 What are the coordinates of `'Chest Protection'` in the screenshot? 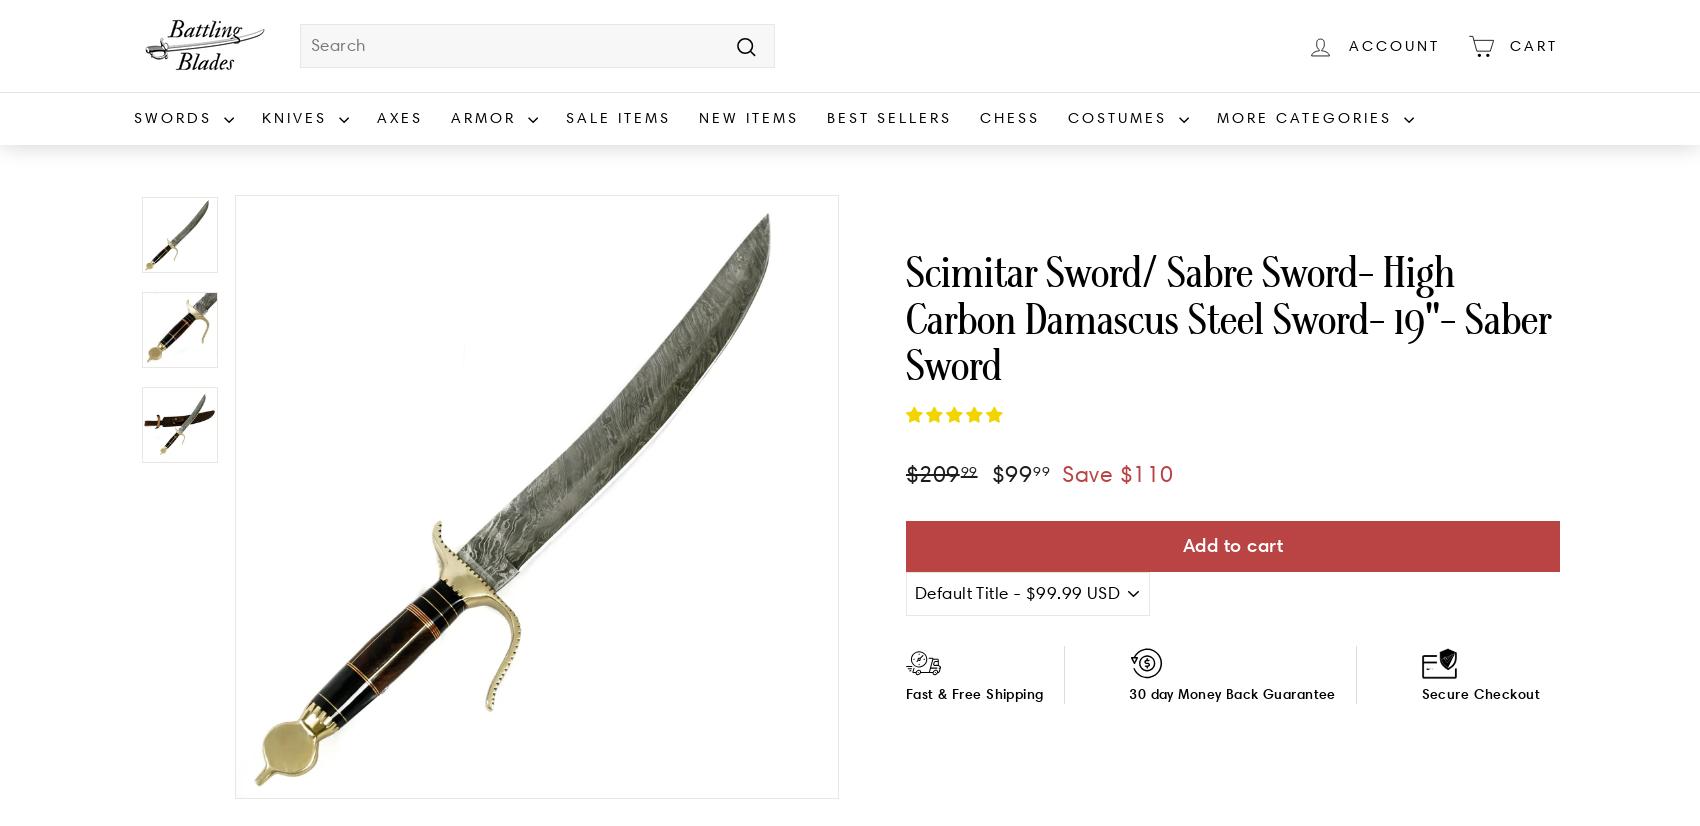 It's located at (514, 522).